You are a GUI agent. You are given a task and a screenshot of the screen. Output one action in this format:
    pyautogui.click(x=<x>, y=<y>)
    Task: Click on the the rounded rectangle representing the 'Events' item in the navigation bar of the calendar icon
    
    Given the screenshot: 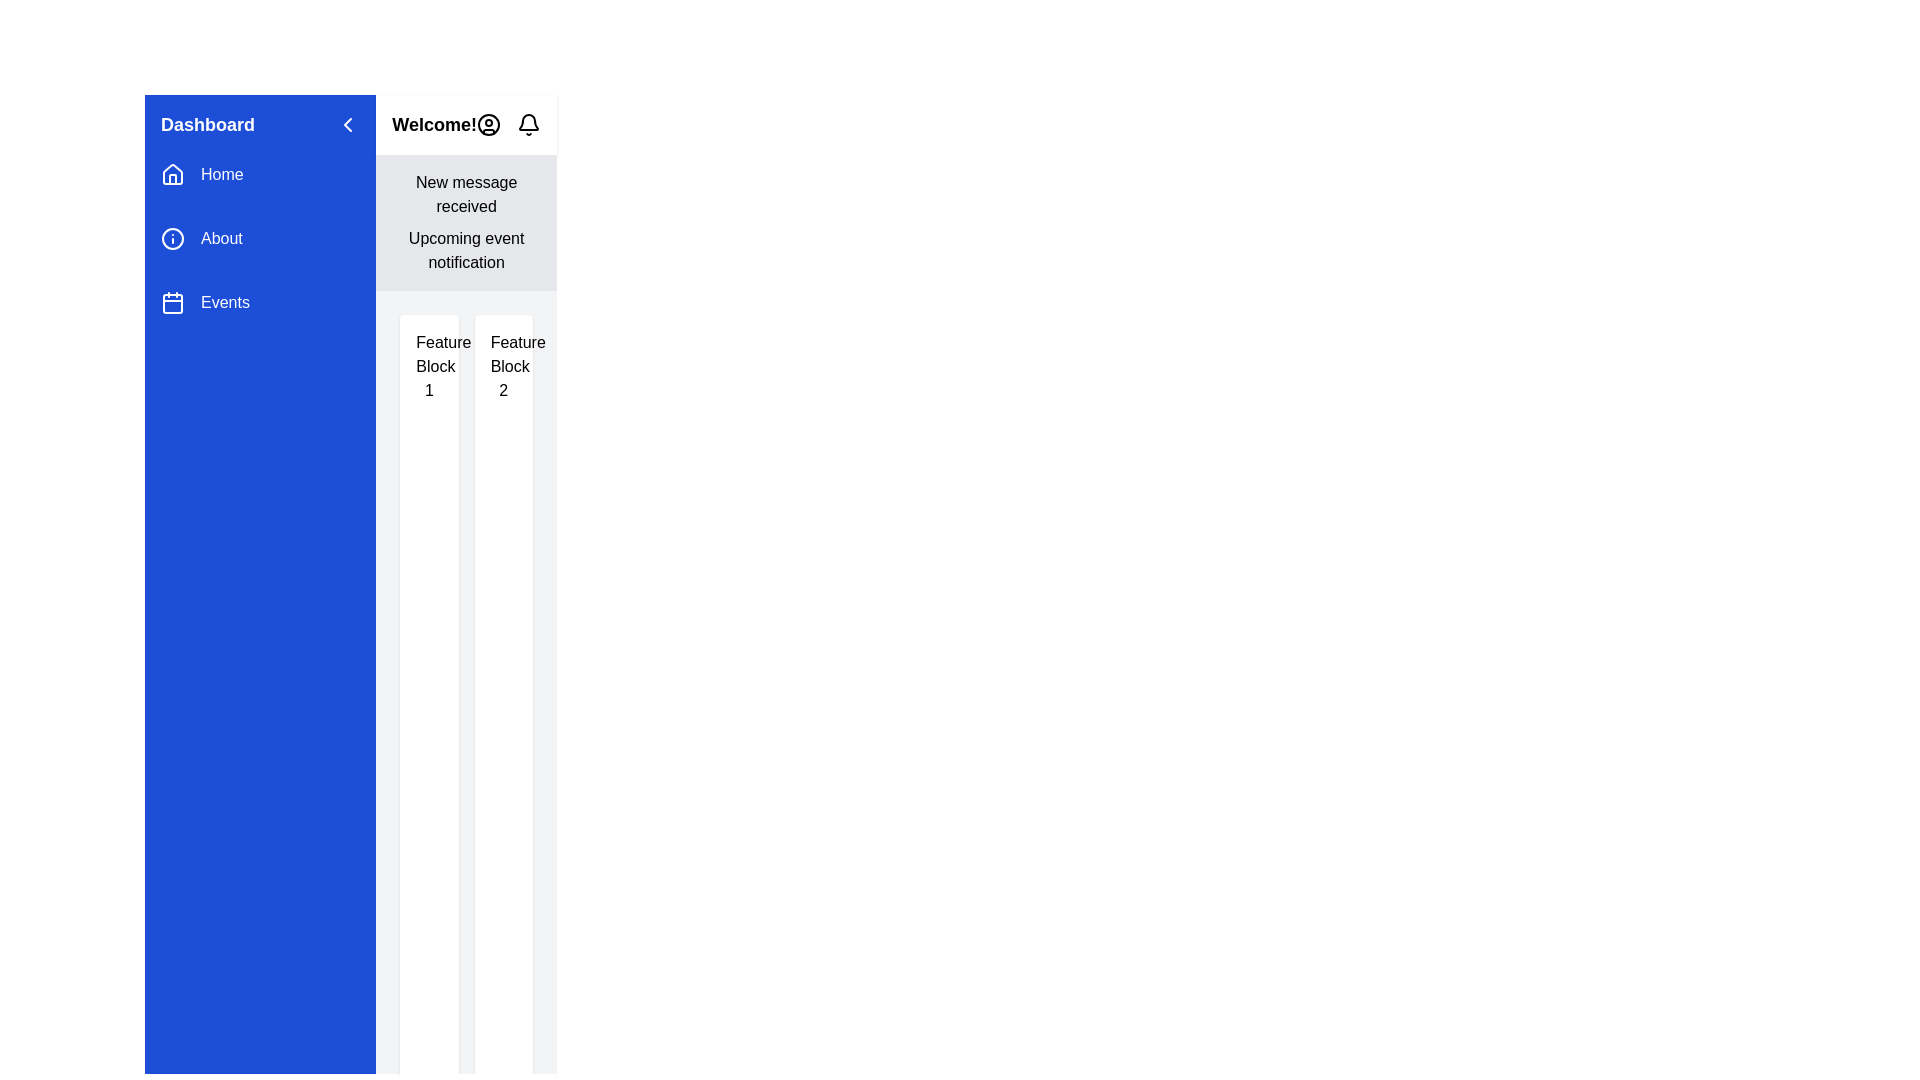 What is the action you would take?
    pyautogui.click(x=172, y=304)
    